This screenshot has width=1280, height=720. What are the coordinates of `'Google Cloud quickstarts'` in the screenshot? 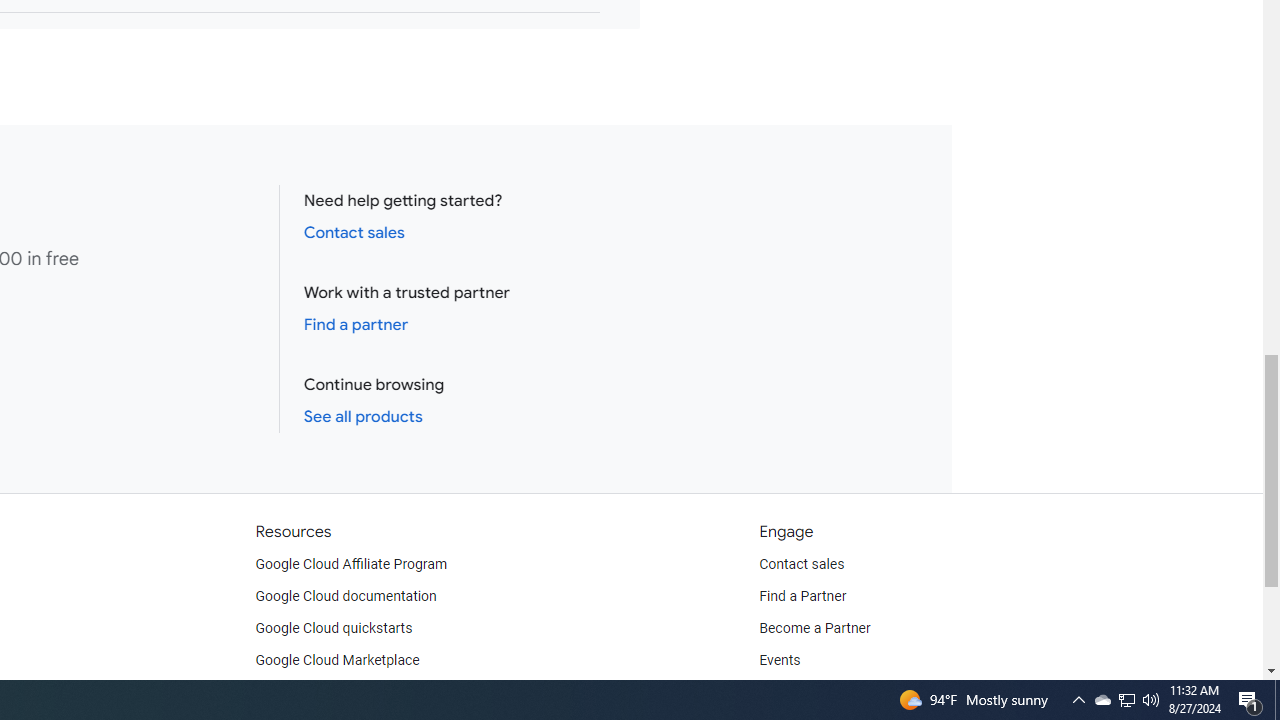 It's located at (334, 627).